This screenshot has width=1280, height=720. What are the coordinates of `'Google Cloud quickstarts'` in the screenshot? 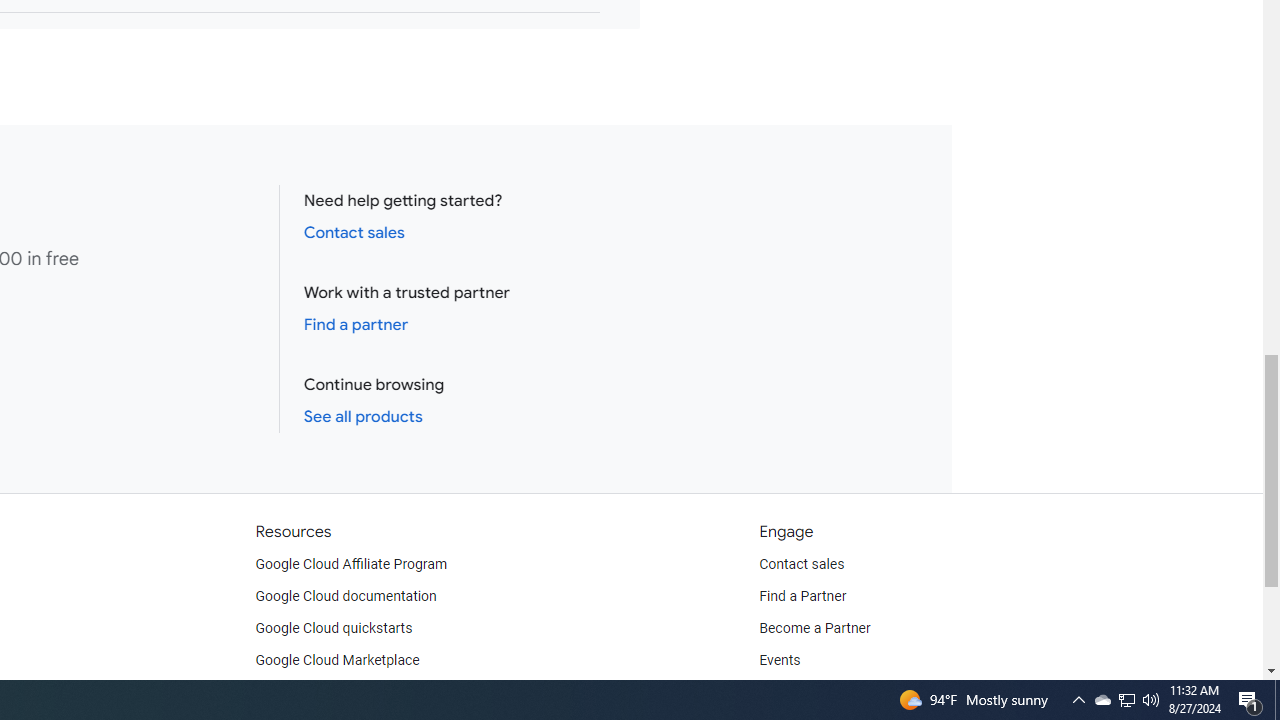 It's located at (334, 627).